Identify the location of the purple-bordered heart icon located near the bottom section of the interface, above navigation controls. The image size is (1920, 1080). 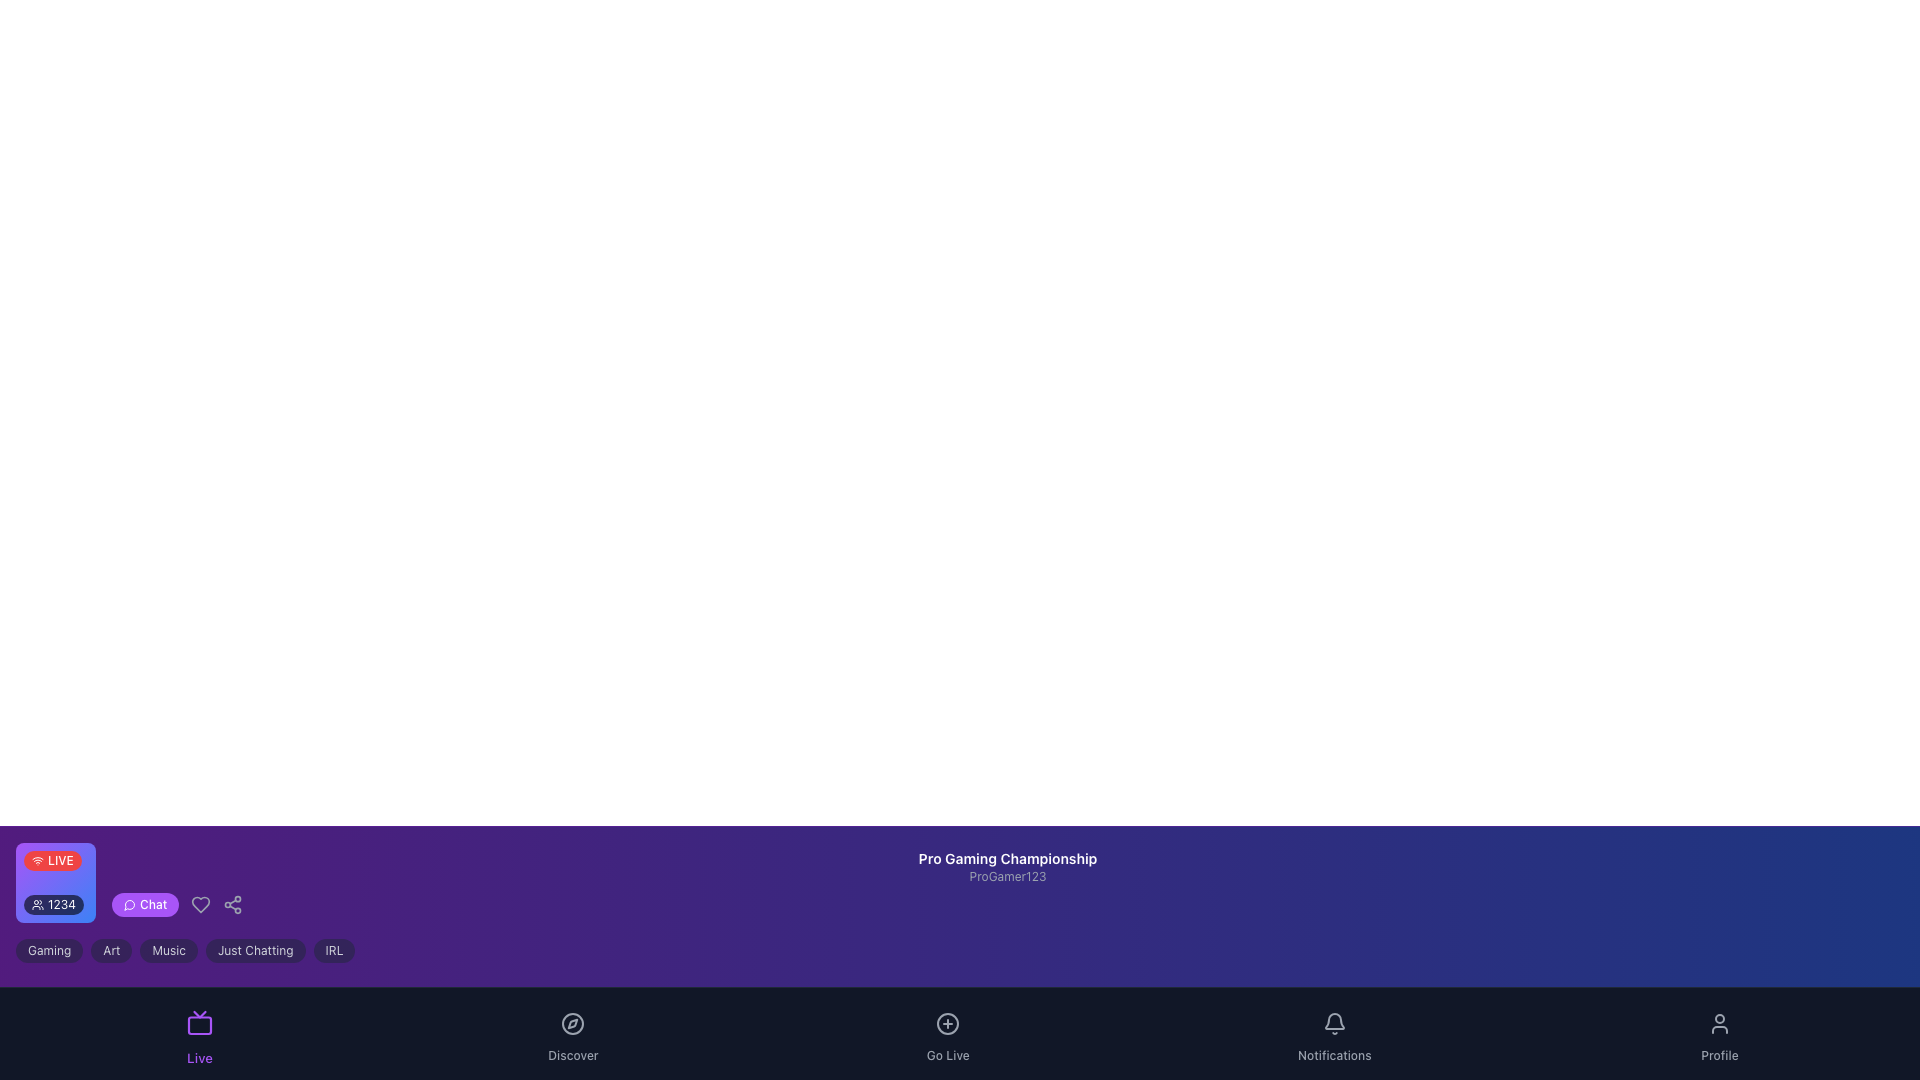
(201, 905).